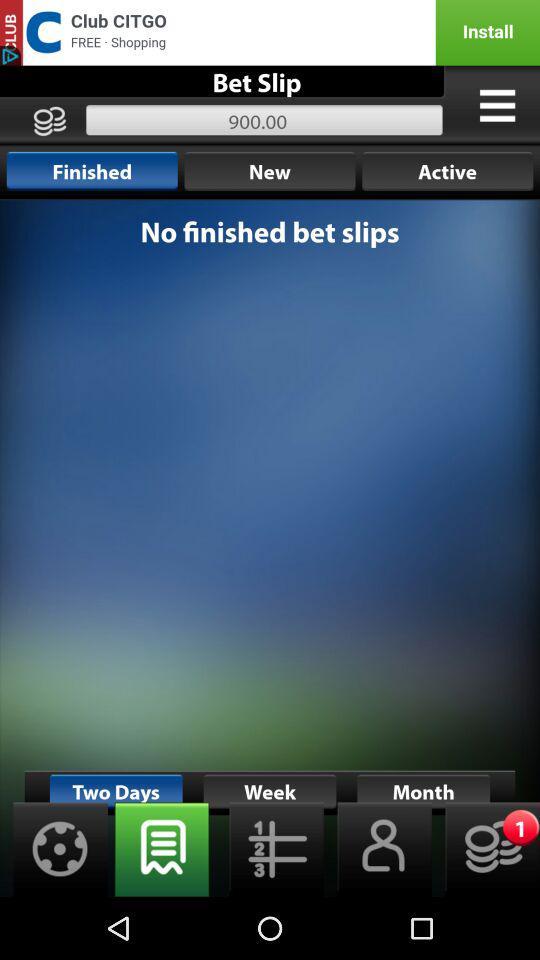 Image resolution: width=540 pixels, height=960 pixels. I want to click on open bet slips, so click(161, 848).